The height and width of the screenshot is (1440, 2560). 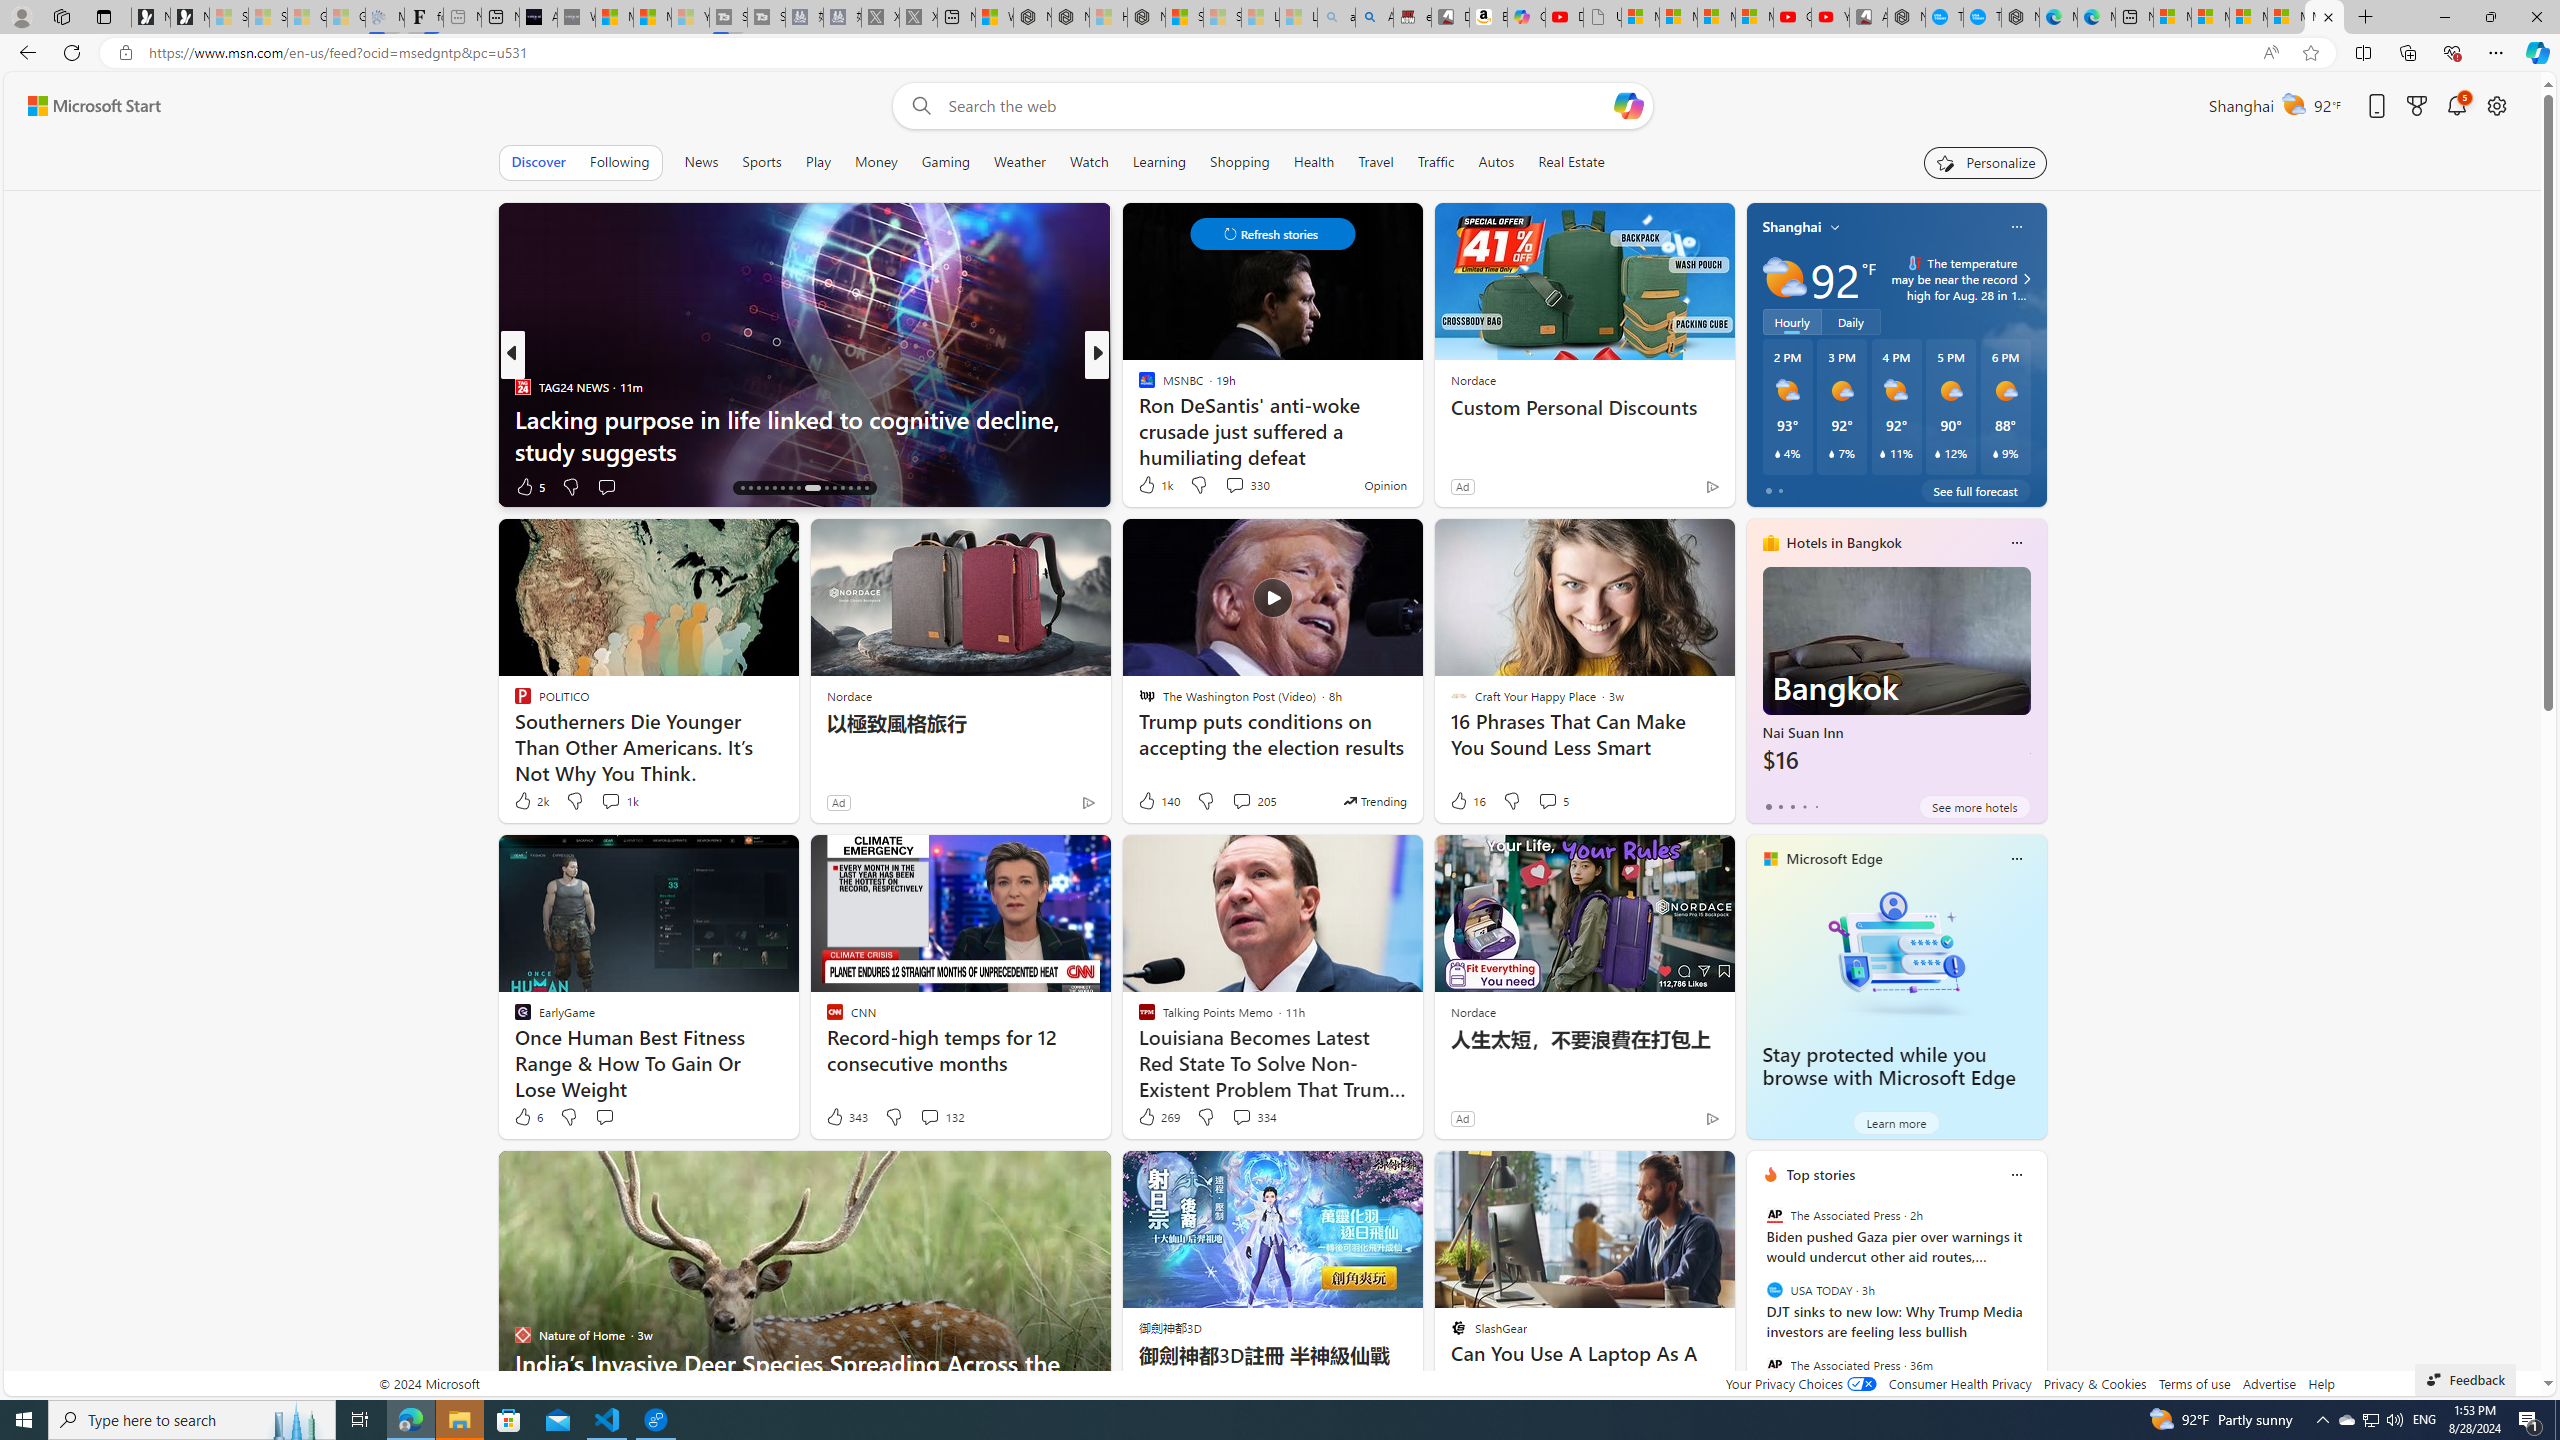 I want to click on 'Consumer Health Privacy', so click(x=1960, y=1382).